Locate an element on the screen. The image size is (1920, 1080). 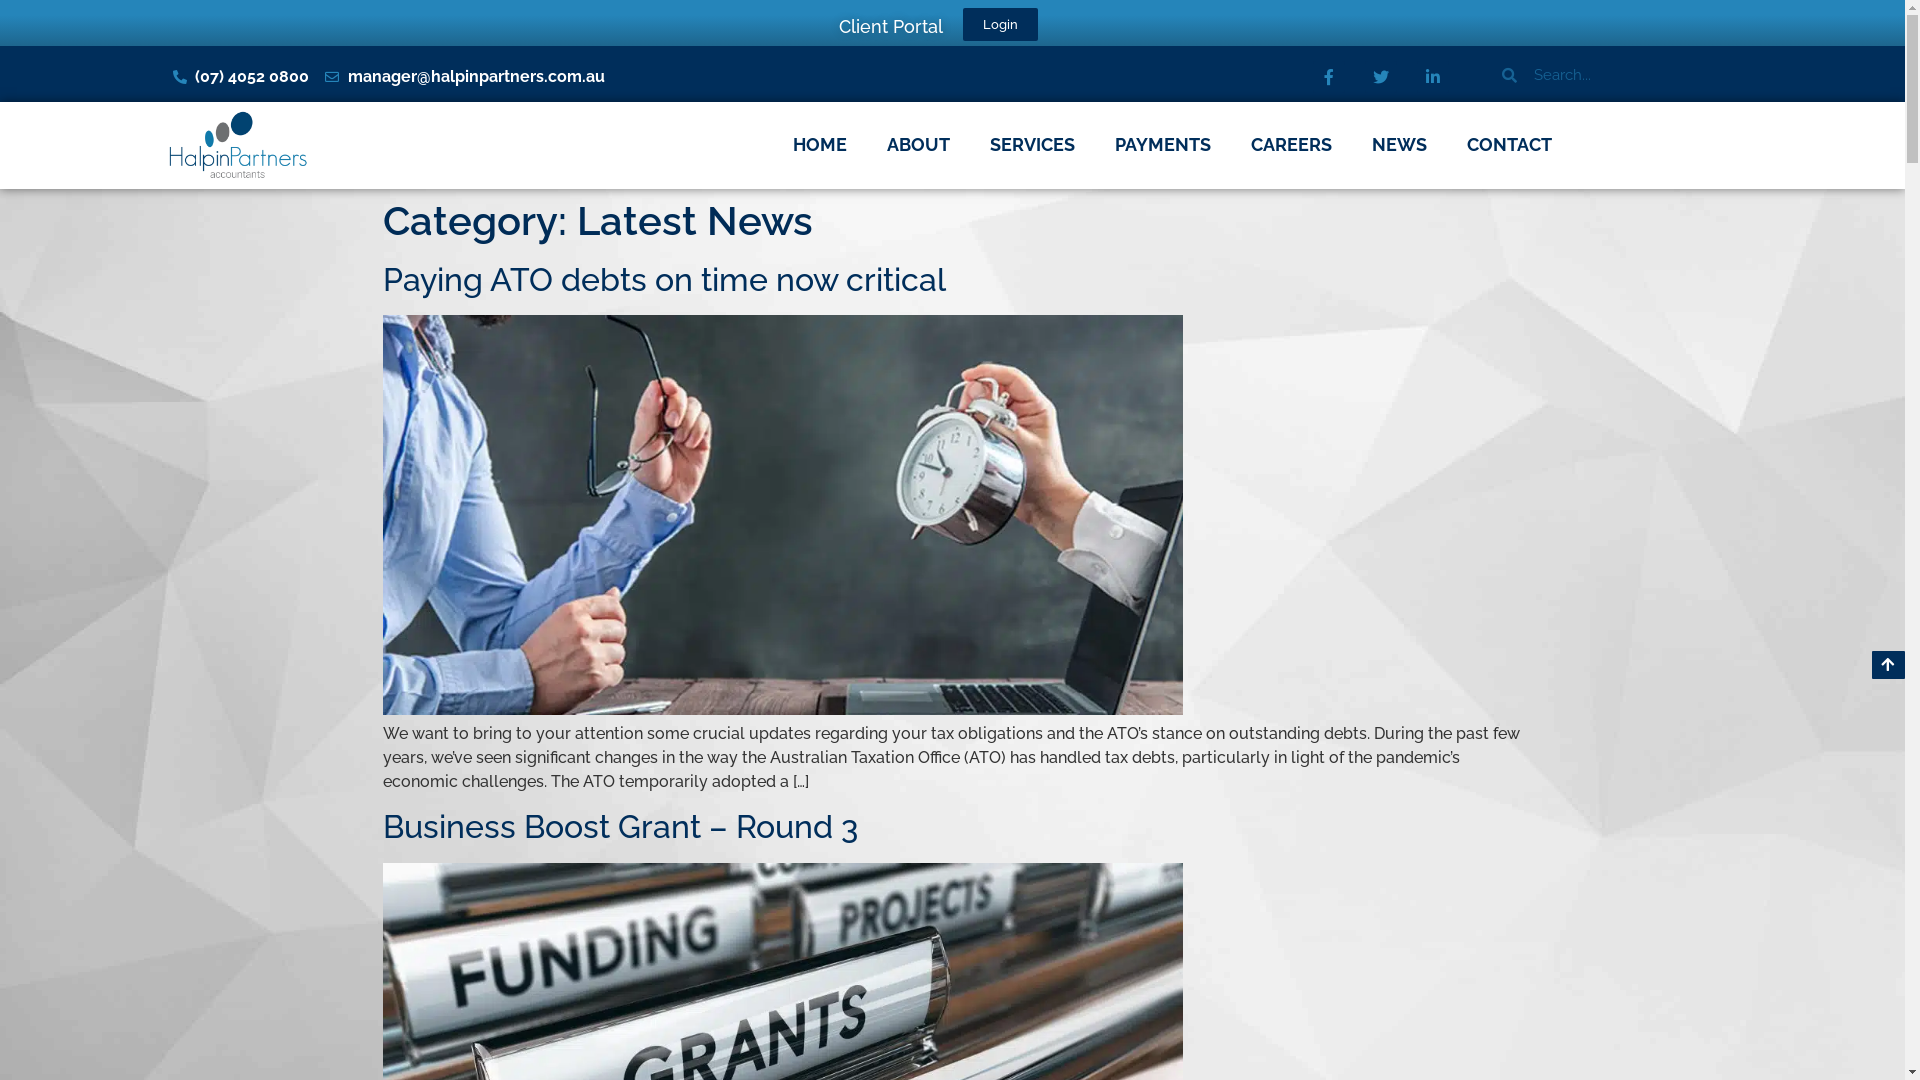
'CONTACT' is located at coordinates (1509, 144).